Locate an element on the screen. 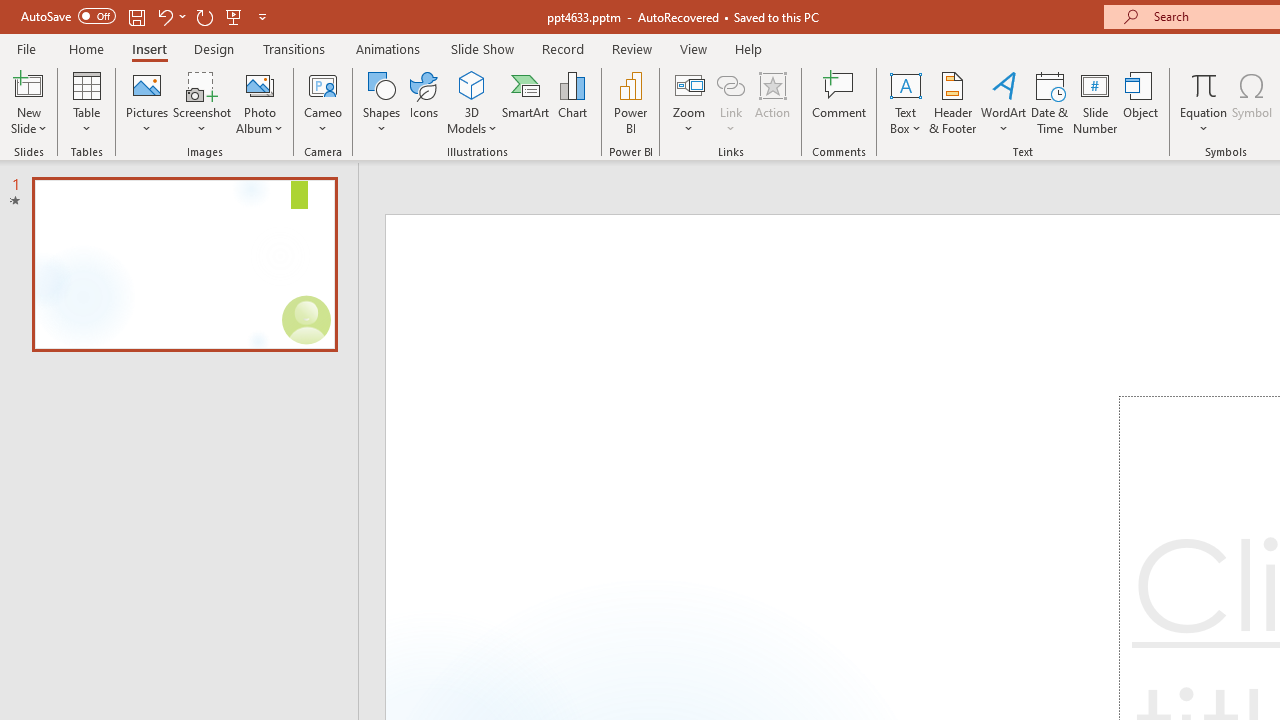 The width and height of the screenshot is (1280, 720). 'Table' is located at coordinates (86, 103).